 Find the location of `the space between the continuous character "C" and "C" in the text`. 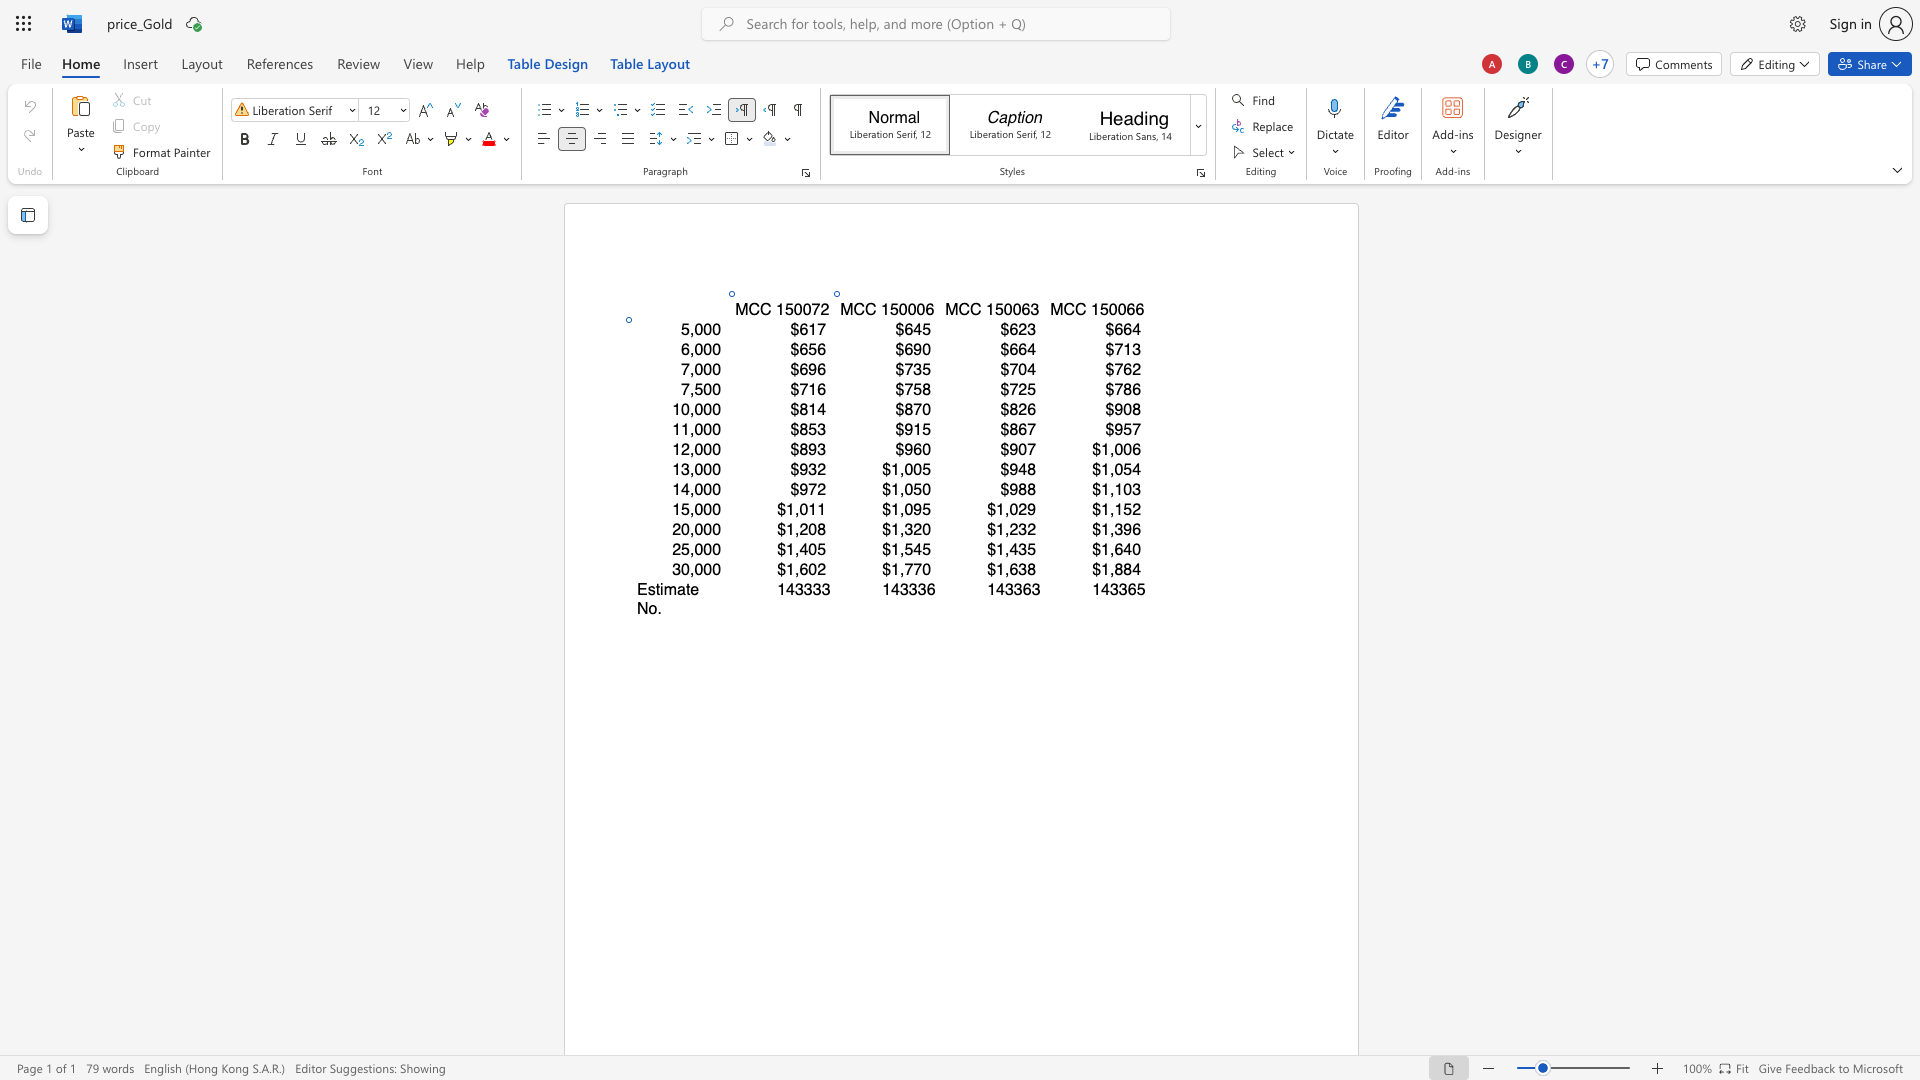

the space between the continuous character "C" and "C" in the text is located at coordinates (864, 309).